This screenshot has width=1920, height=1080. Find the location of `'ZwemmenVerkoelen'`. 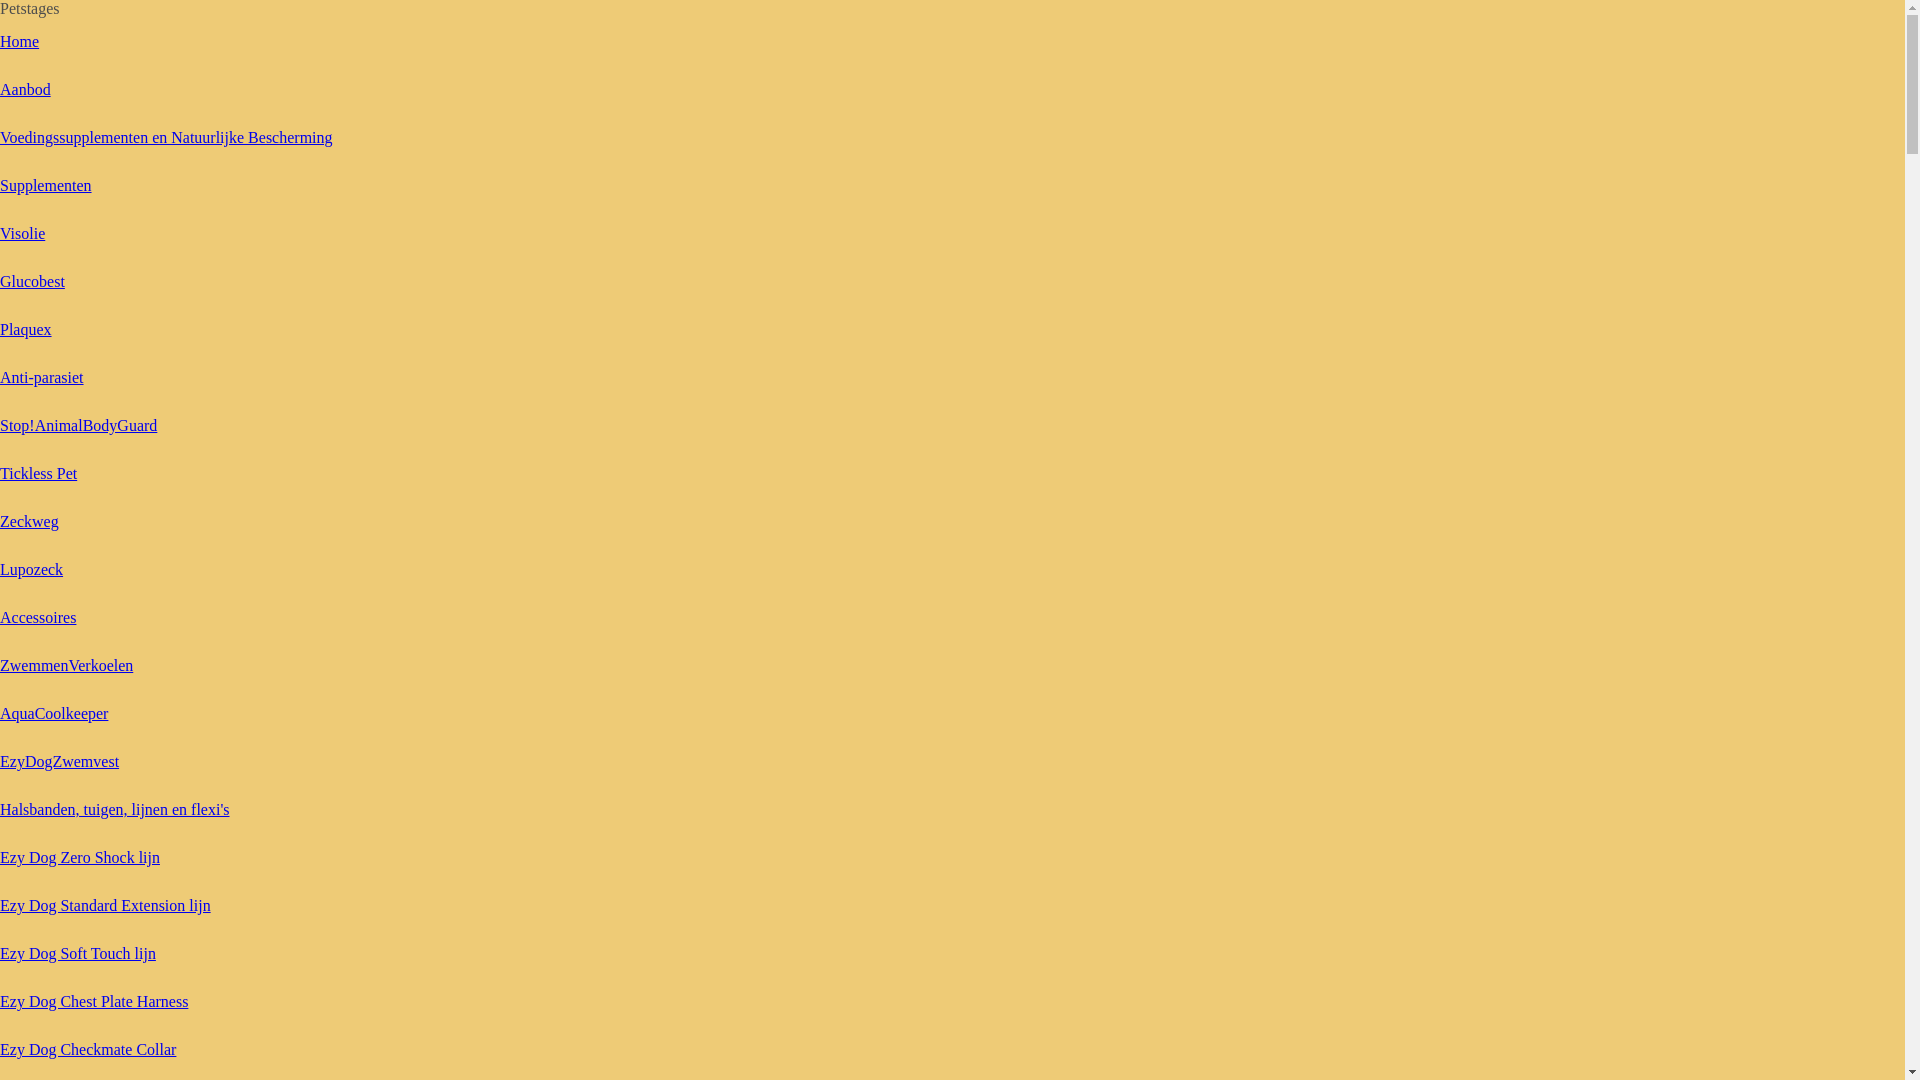

'ZwemmenVerkoelen' is located at coordinates (66, 665).